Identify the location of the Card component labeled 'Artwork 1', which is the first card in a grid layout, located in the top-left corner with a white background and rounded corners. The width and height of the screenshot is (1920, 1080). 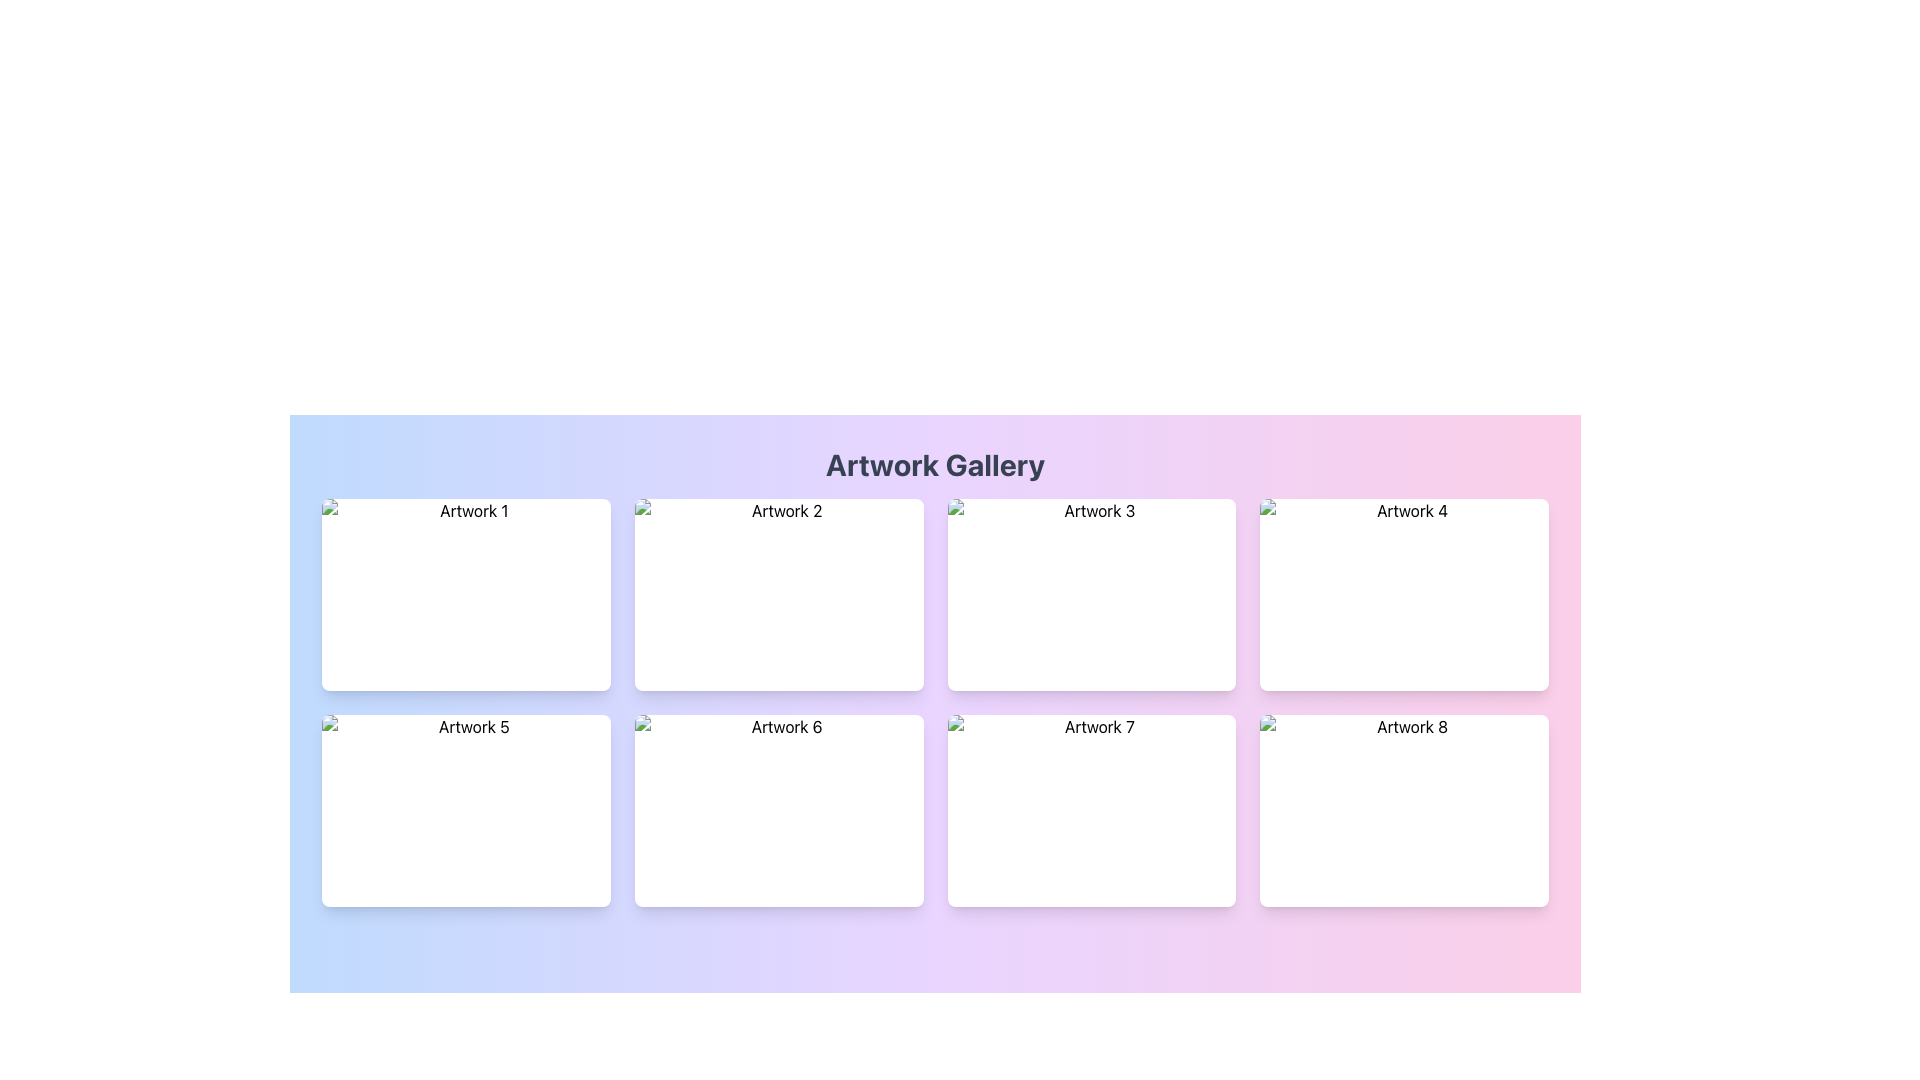
(465, 593).